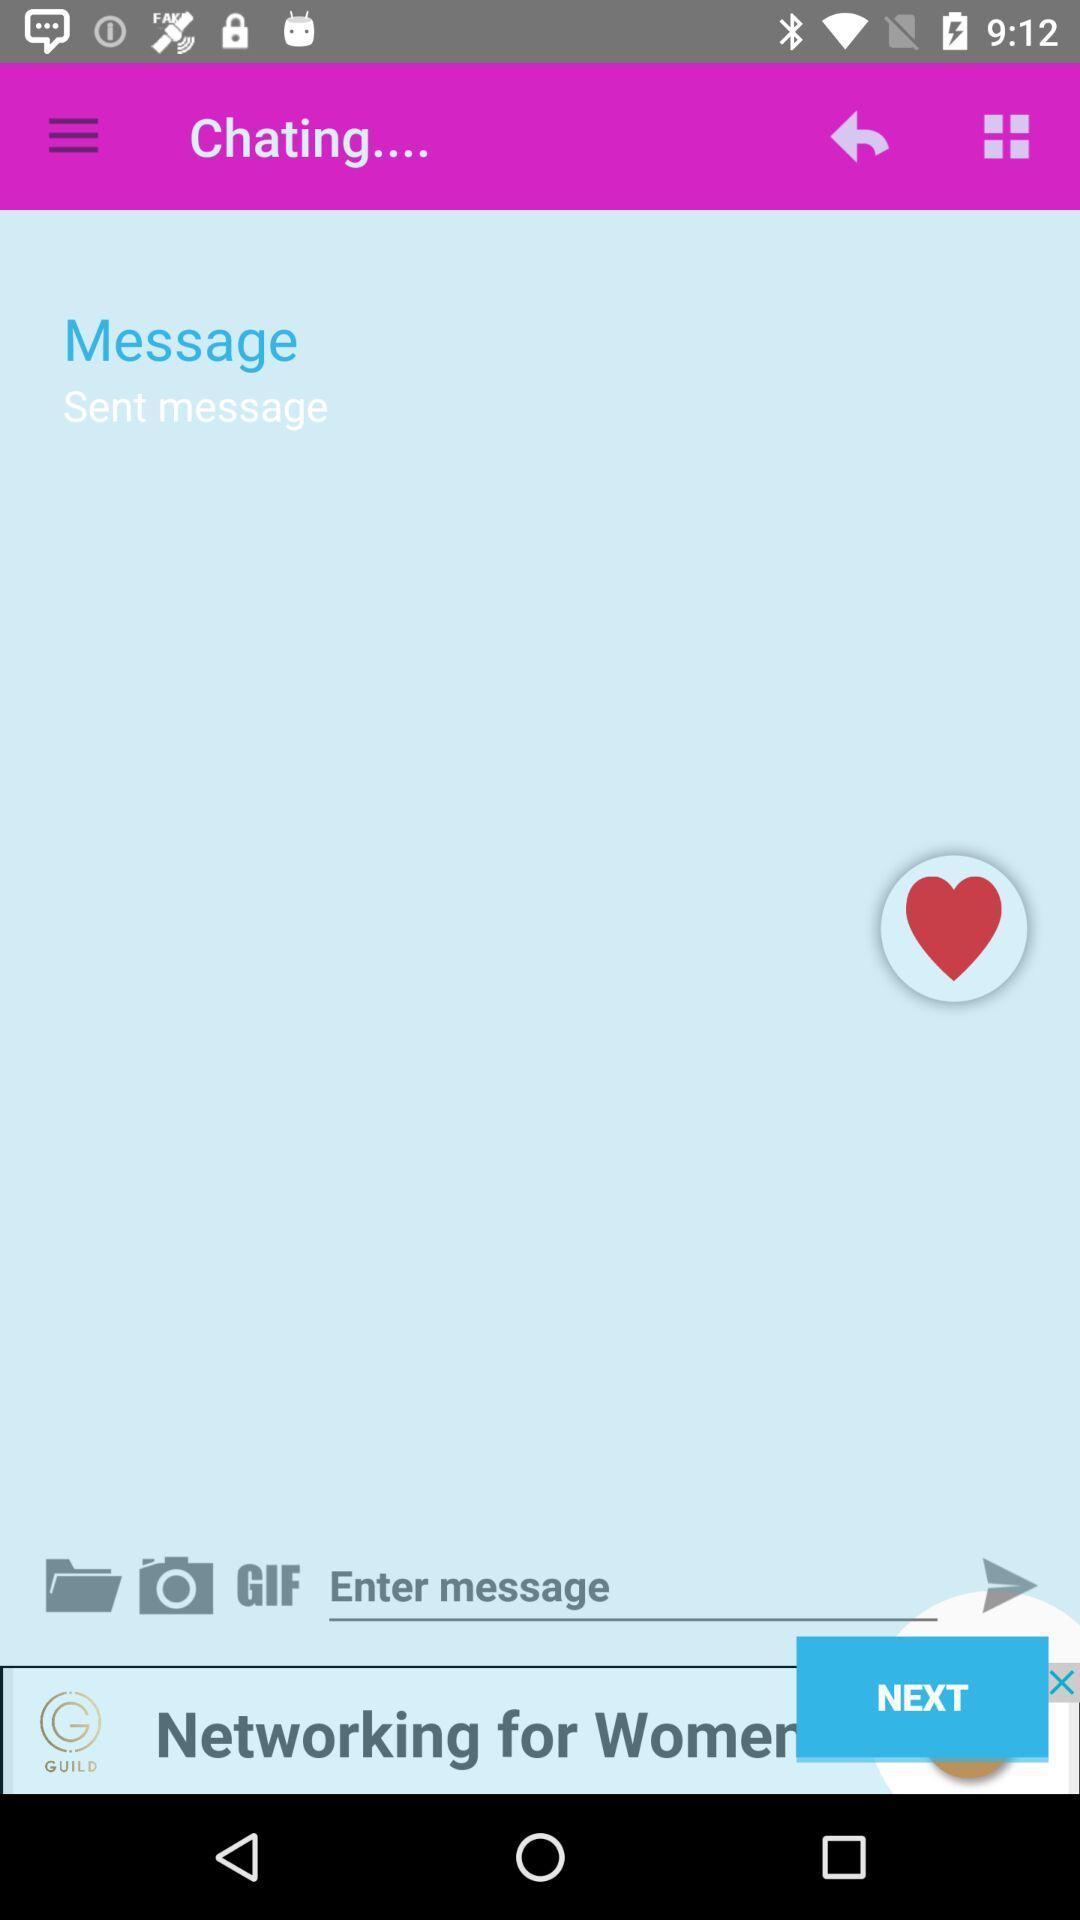  What do you see at coordinates (272, 1584) in the screenshot?
I see `gifte` at bounding box center [272, 1584].